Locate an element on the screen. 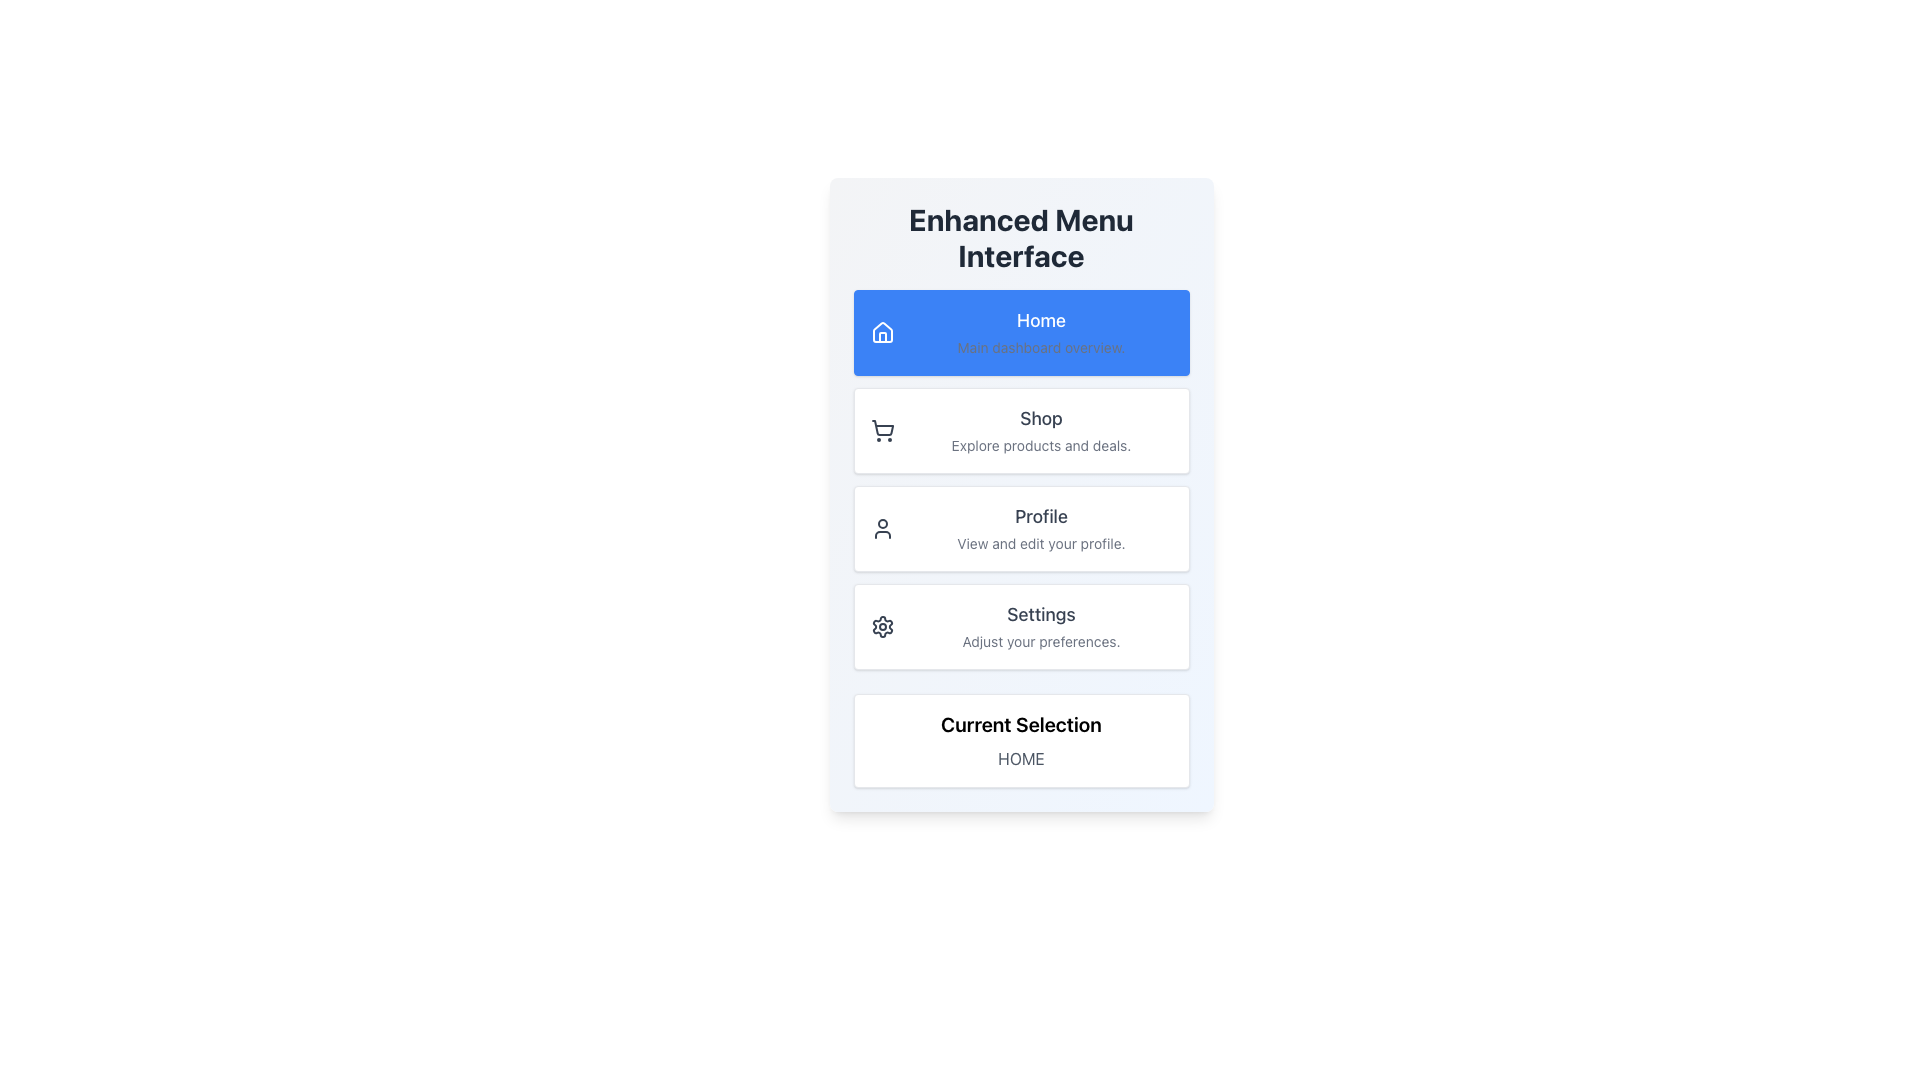 Image resolution: width=1920 pixels, height=1080 pixels. text label displaying 'Home', which is in a medium-sized, bold font, white color on a blue background, located at the top section of the interface is located at coordinates (1040, 319).